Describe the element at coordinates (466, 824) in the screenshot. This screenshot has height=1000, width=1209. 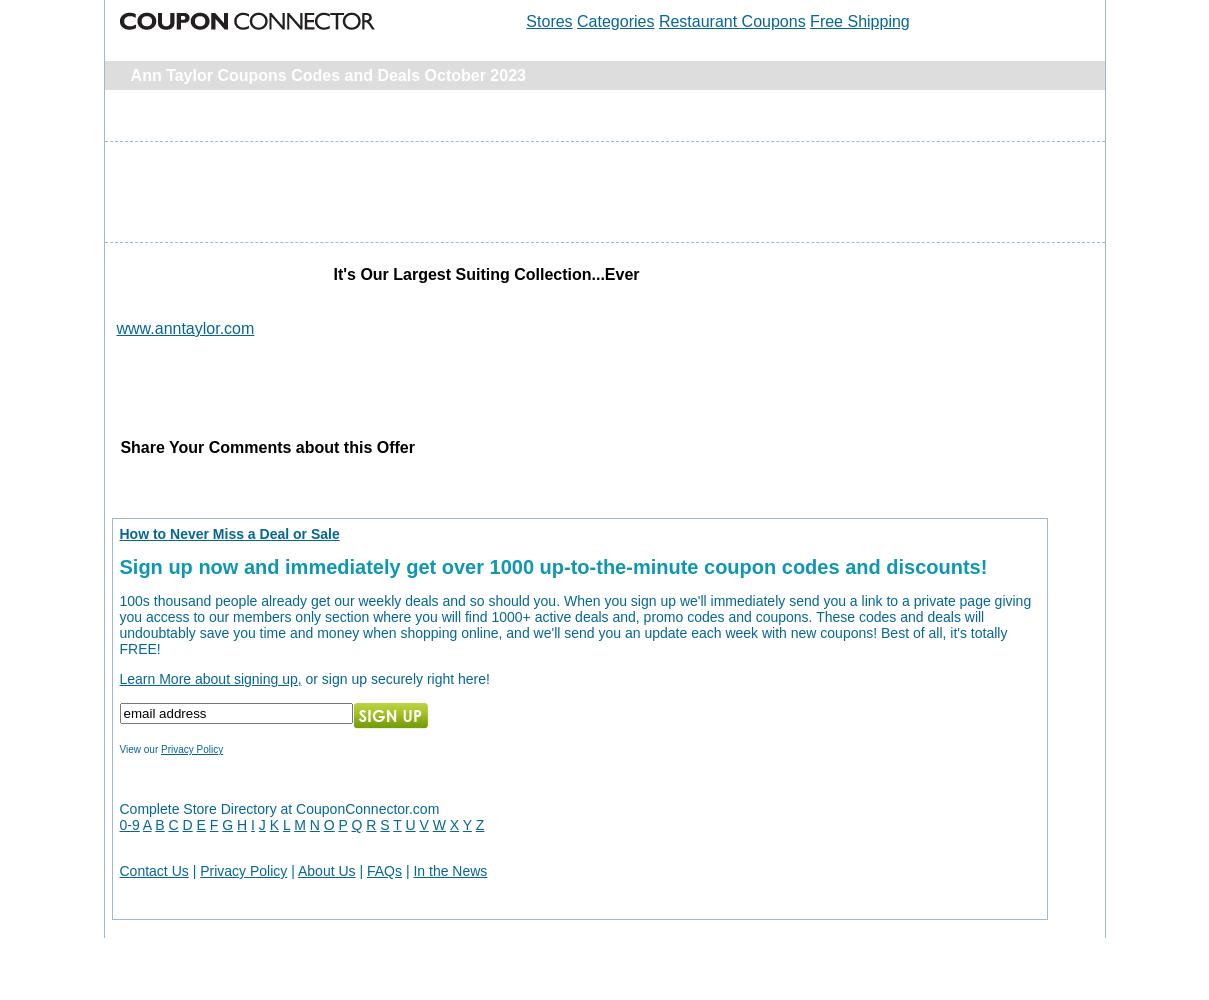
I see `'Y'` at that location.